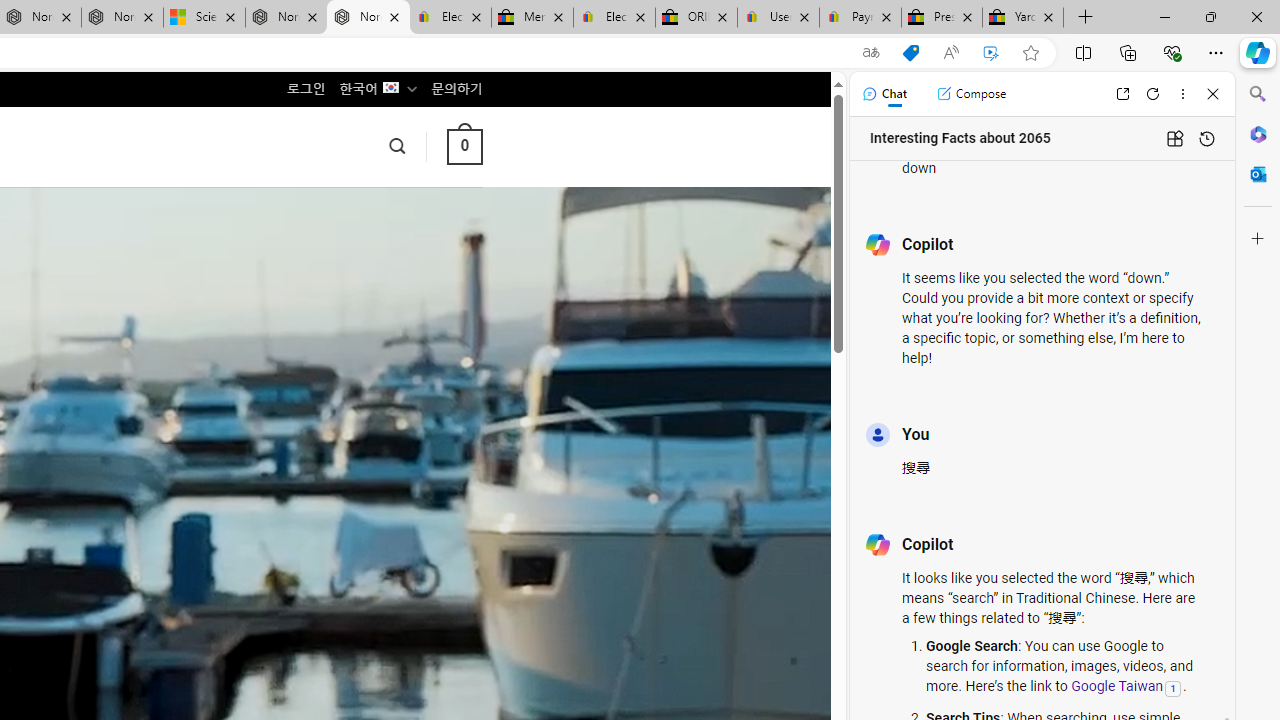  What do you see at coordinates (971, 93) in the screenshot?
I see `'Compose'` at bounding box center [971, 93].